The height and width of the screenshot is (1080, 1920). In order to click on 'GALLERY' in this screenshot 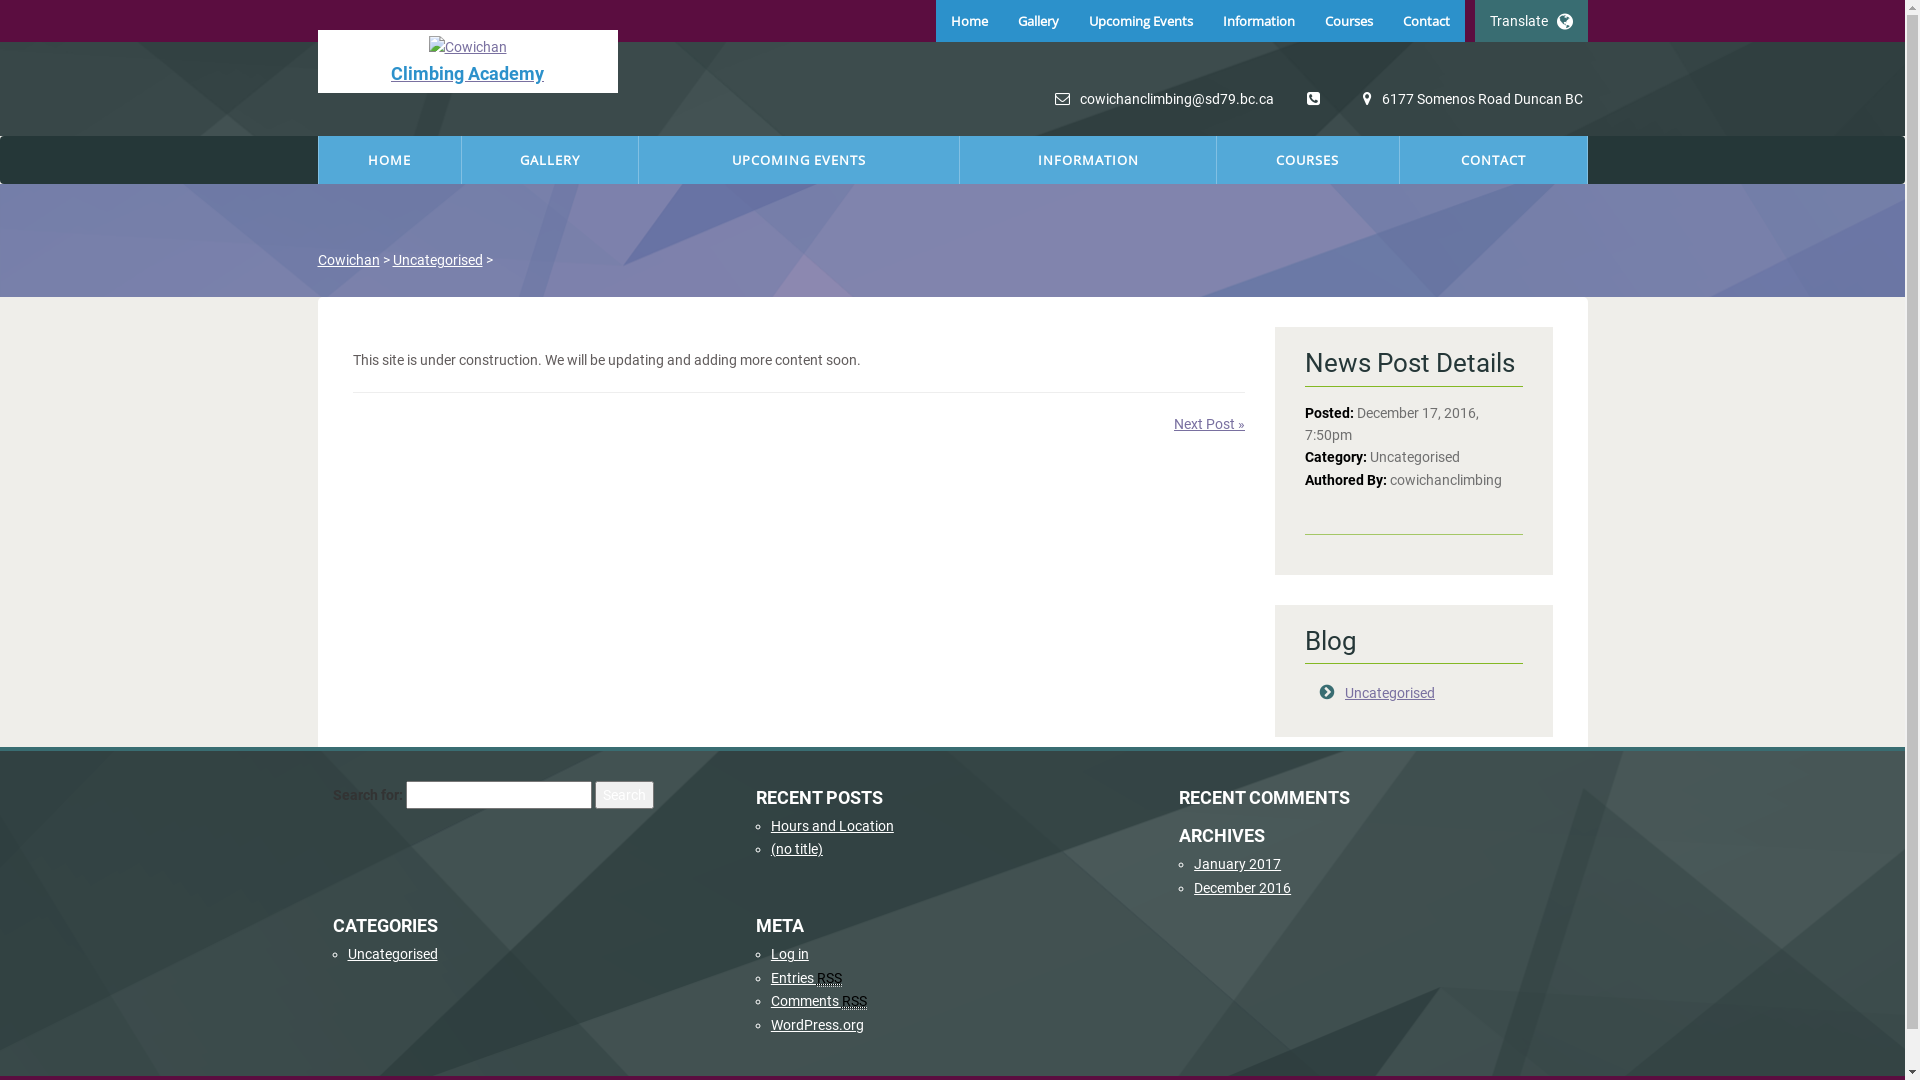, I will do `click(550, 158)`.